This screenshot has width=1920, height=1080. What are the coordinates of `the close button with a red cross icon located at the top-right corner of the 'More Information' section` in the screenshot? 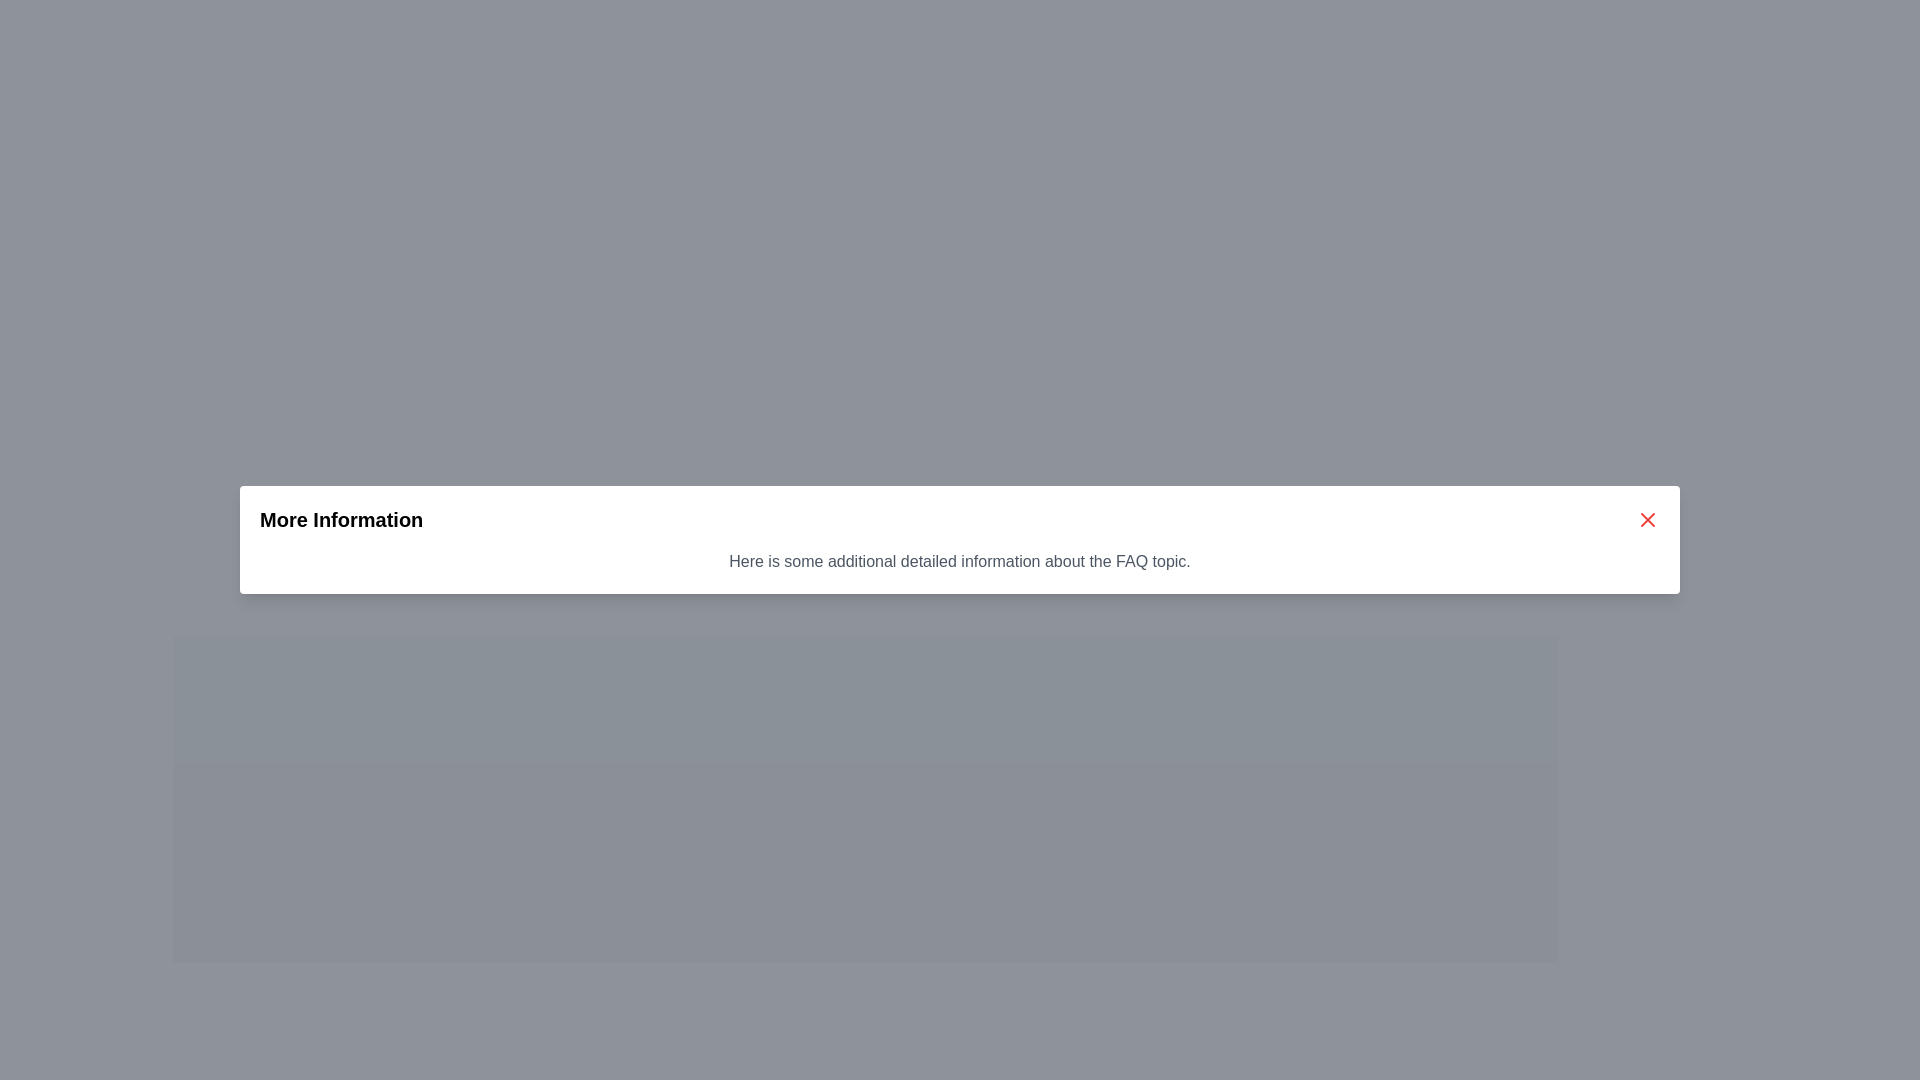 It's located at (1647, 519).